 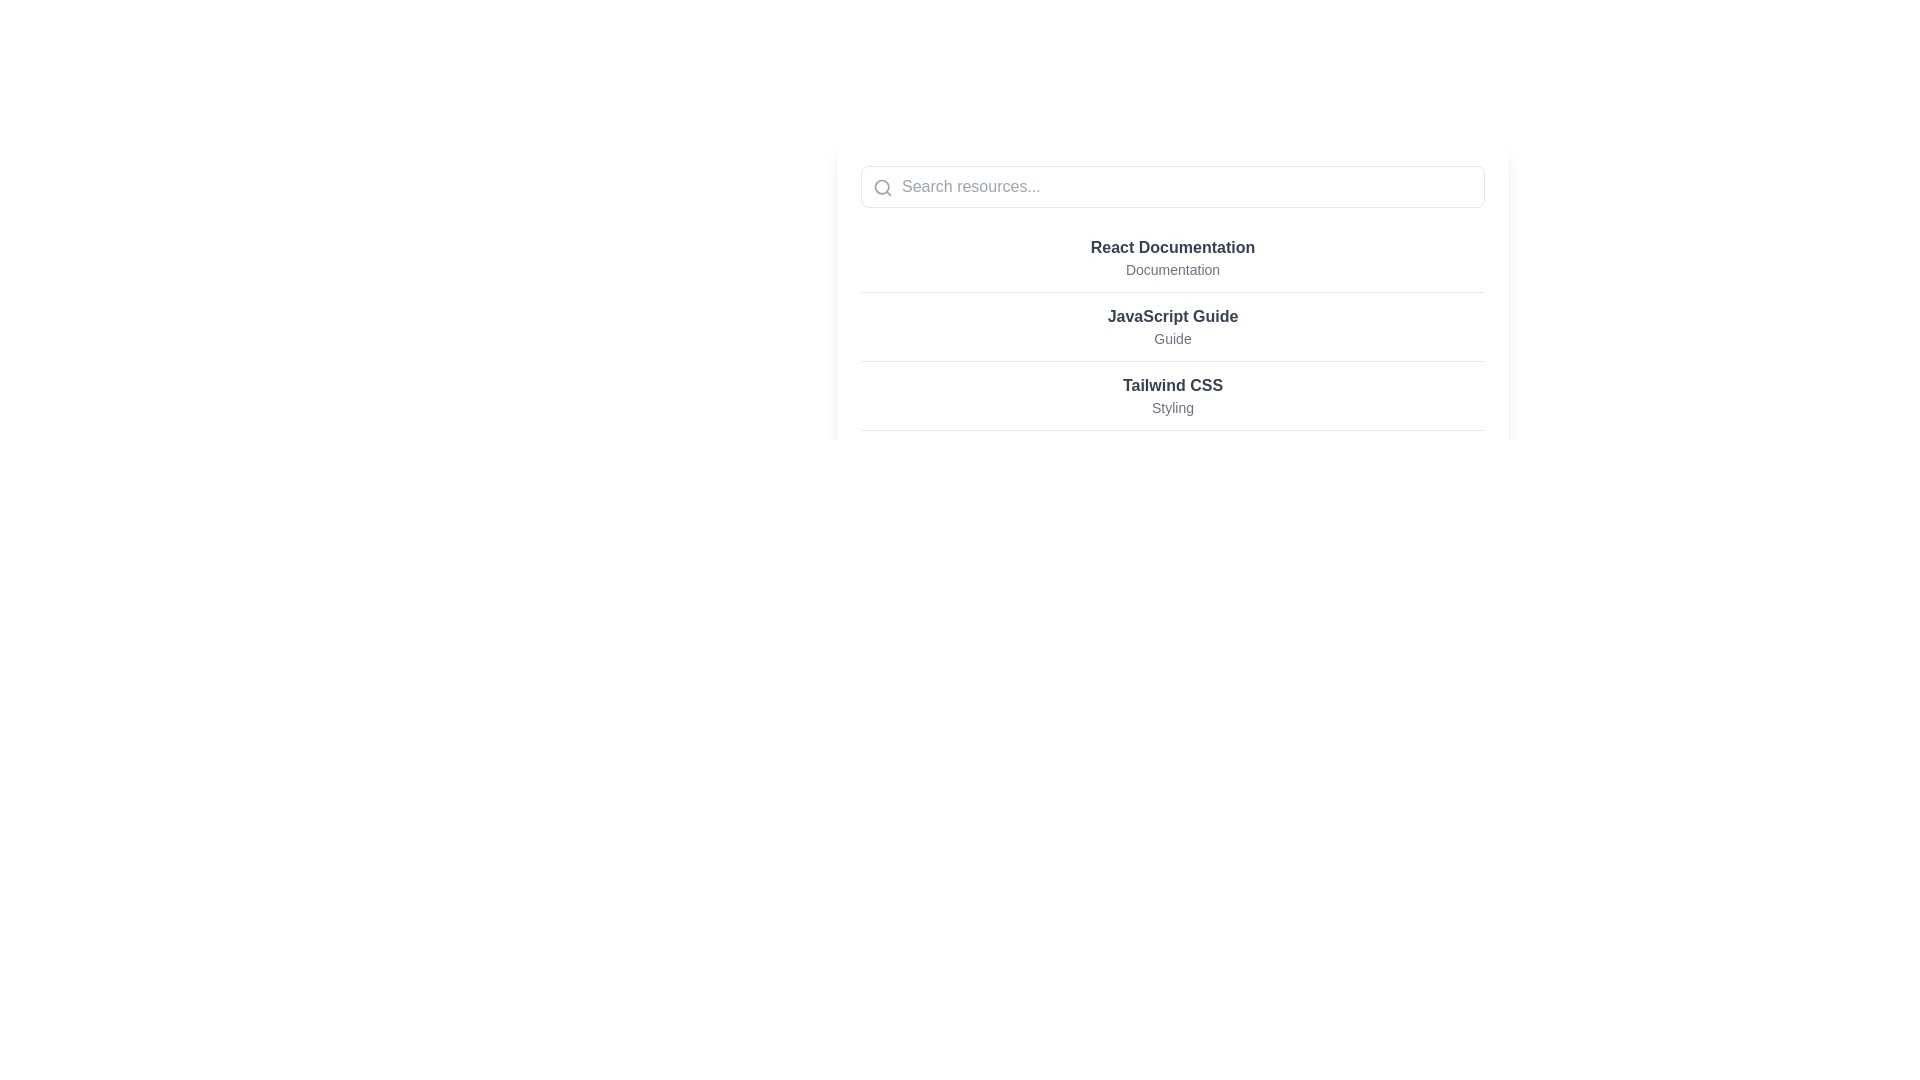 What do you see at coordinates (1172, 394) in the screenshot?
I see `the List item labeled 'Tailwind CSS' with the description 'Styling', which is the third item in the vertical list` at bounding box center [1172, 394].